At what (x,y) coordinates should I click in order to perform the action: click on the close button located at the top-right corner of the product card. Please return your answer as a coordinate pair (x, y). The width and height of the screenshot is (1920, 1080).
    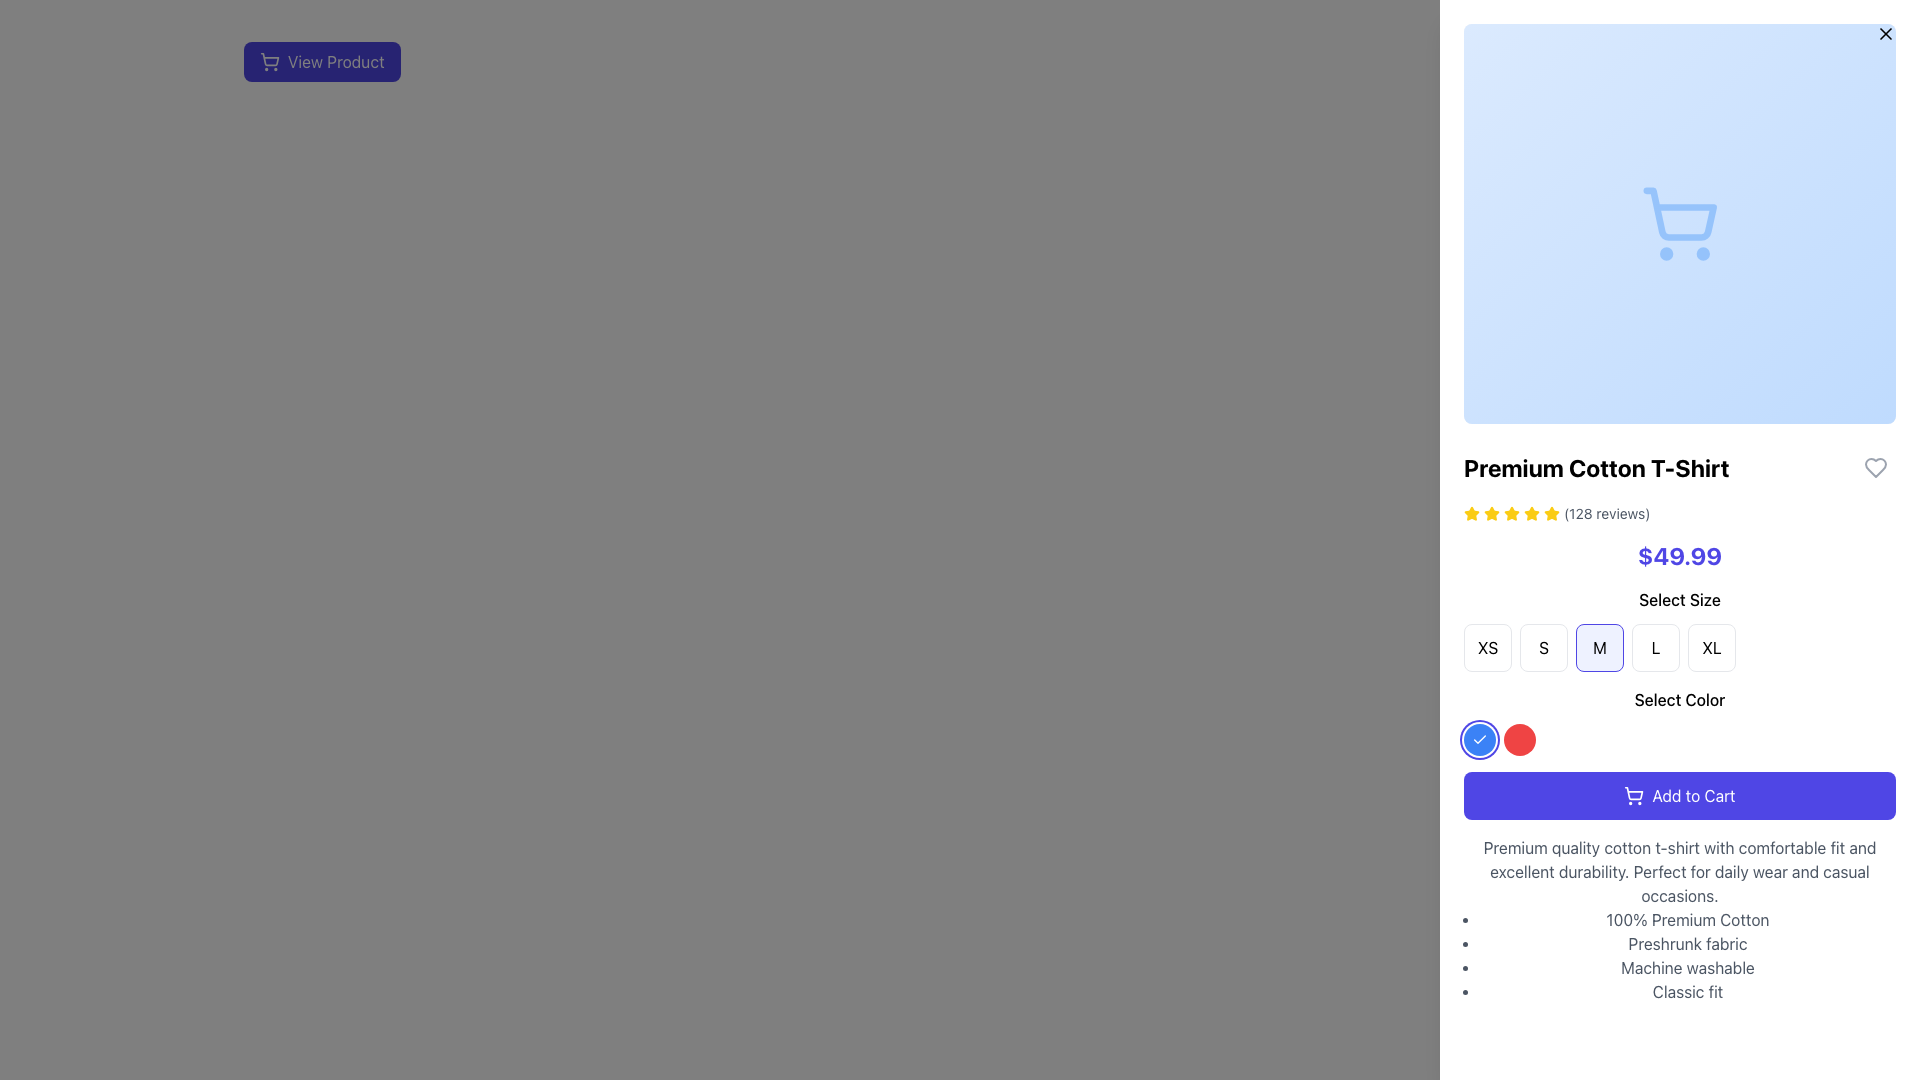
    Looking at the image, I should click on (1885, 34).